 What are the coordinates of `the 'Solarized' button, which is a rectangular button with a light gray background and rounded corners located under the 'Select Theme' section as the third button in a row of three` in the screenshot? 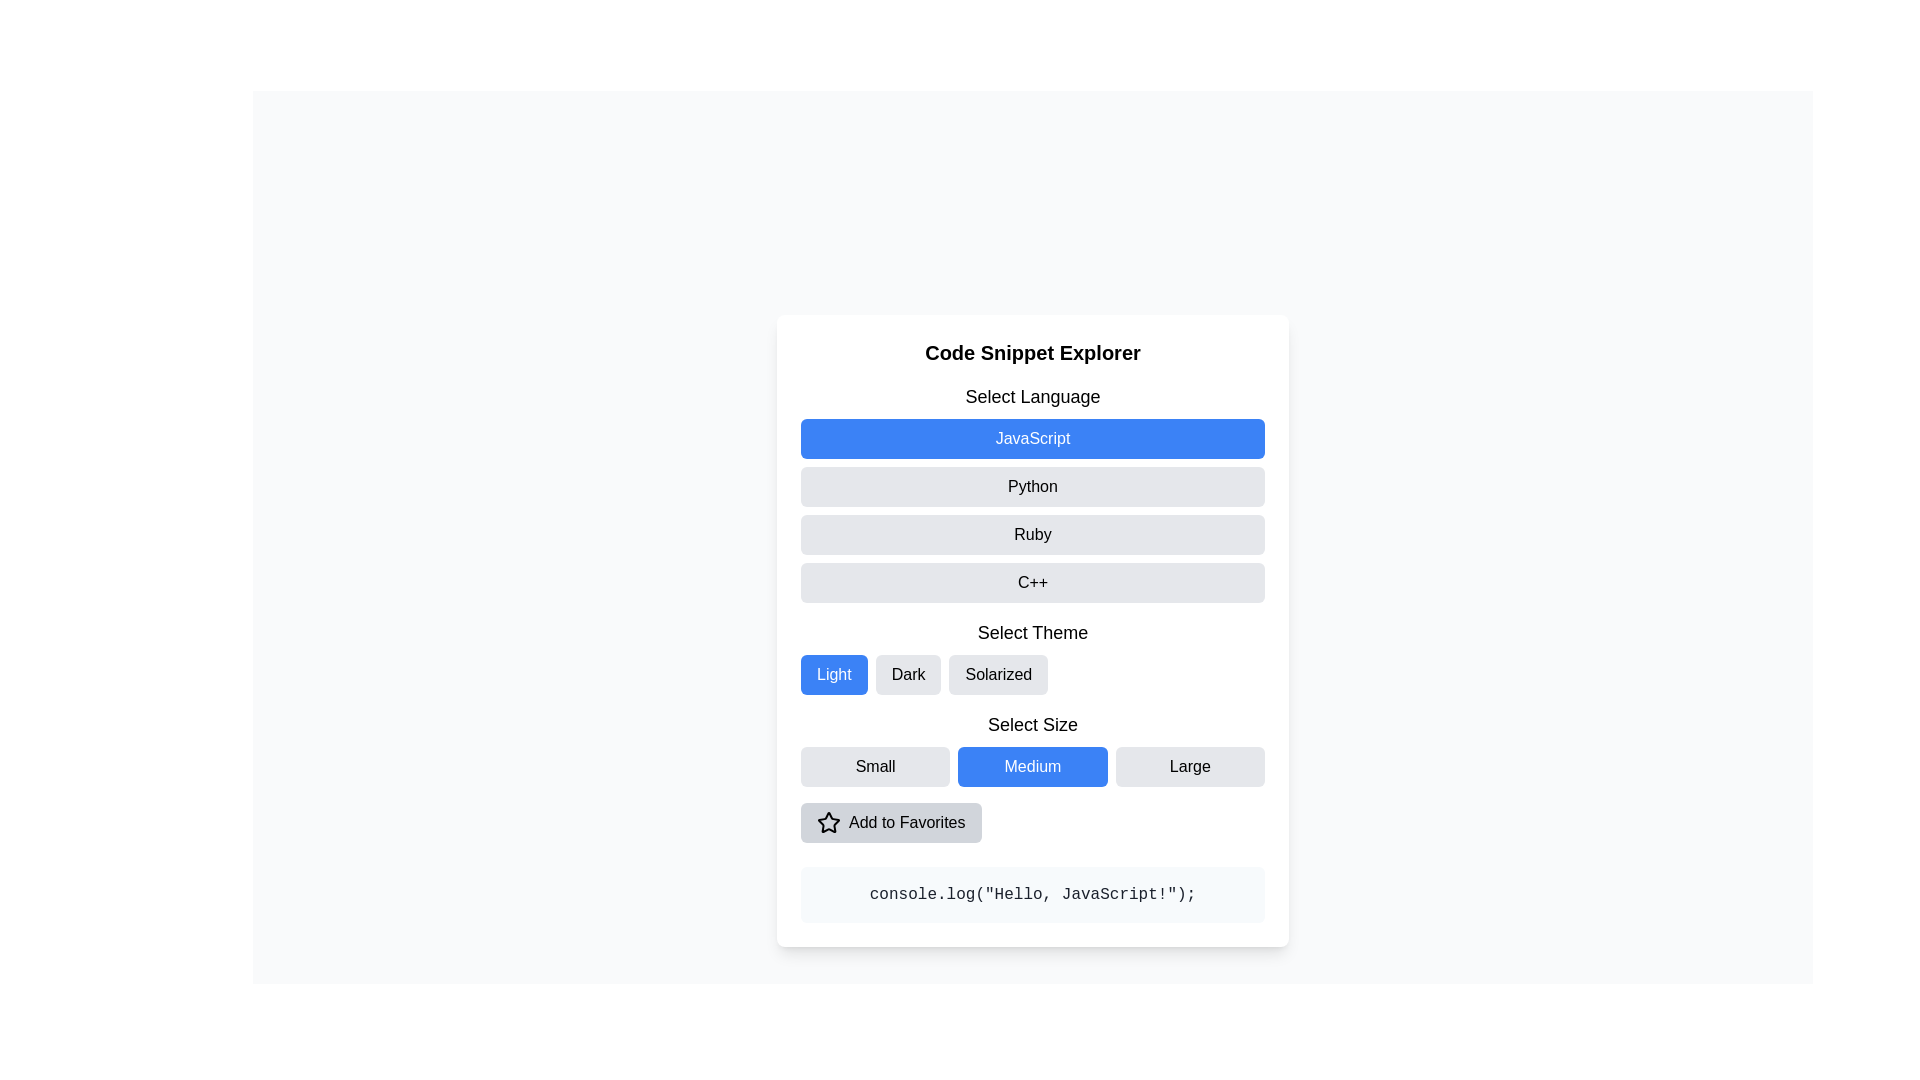 It's located at (998, 675).